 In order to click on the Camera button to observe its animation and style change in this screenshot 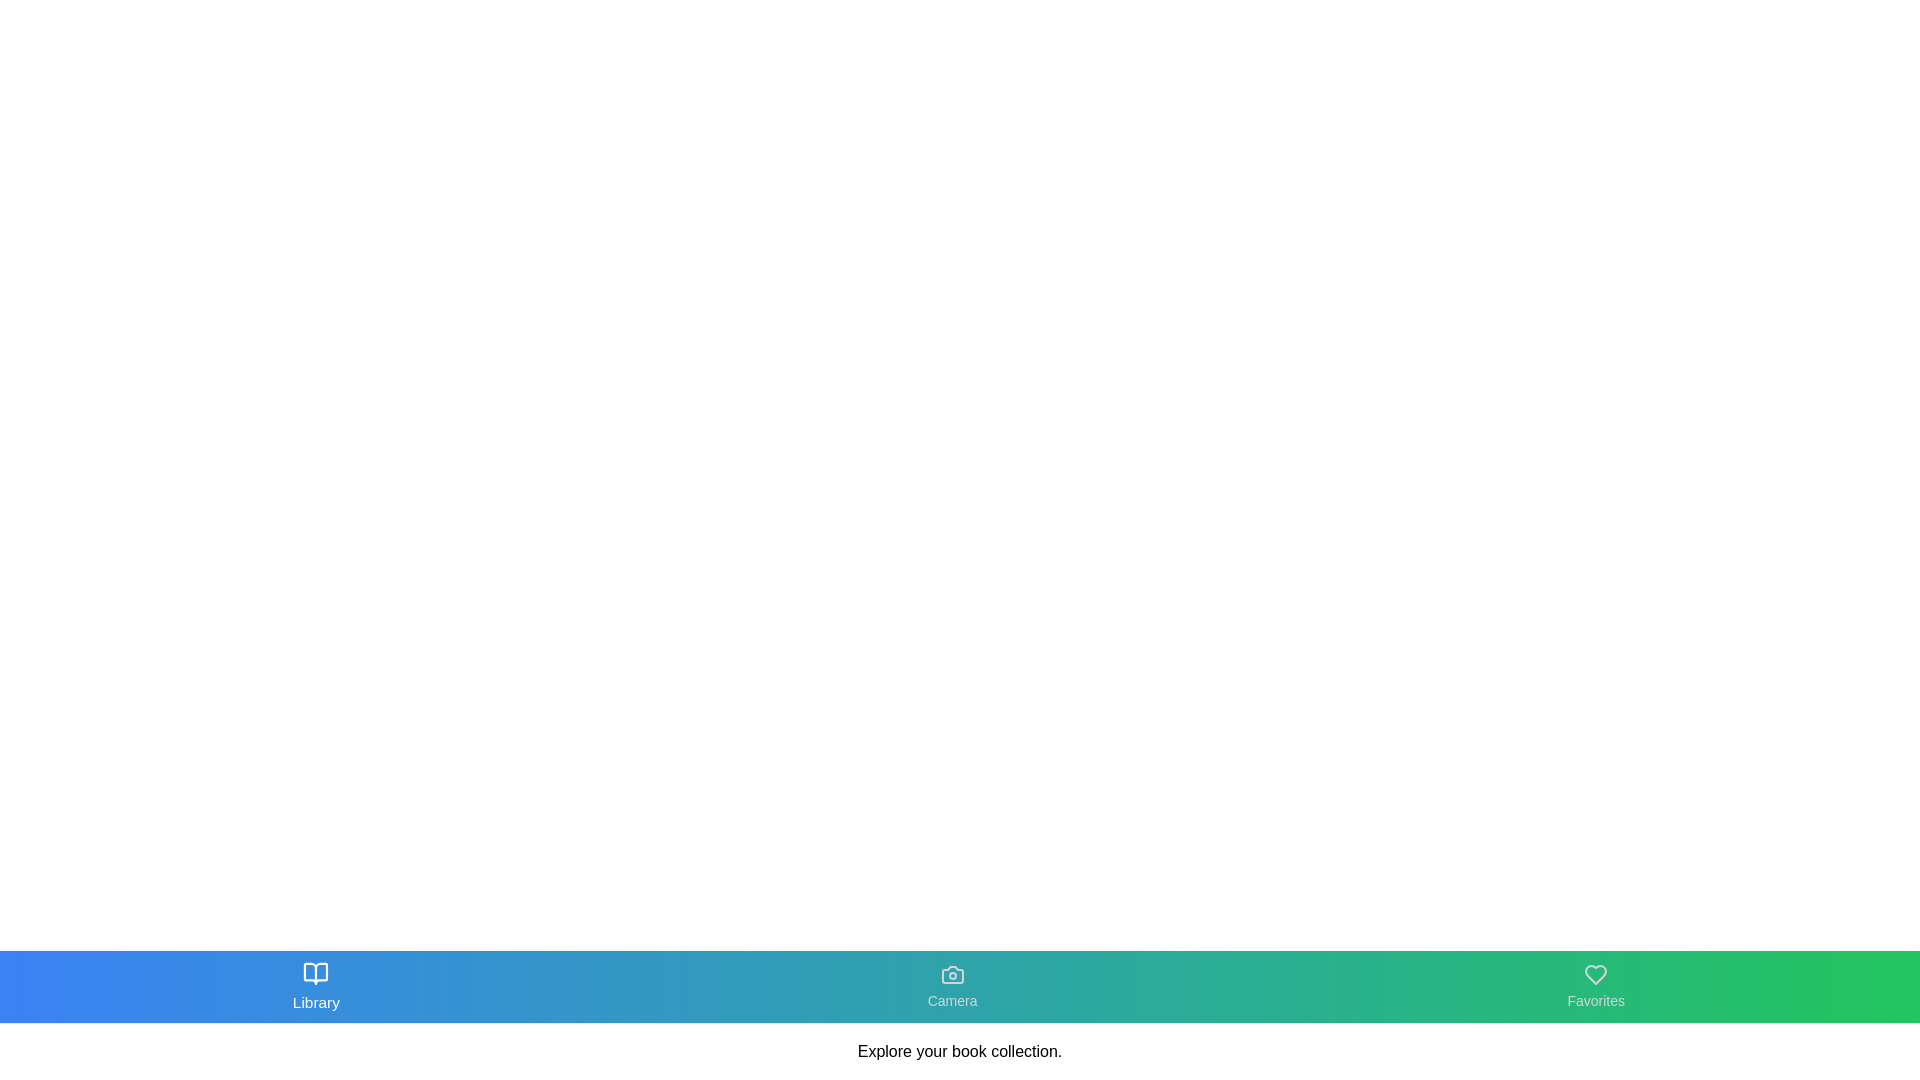, I will do `click(952, 986)`.